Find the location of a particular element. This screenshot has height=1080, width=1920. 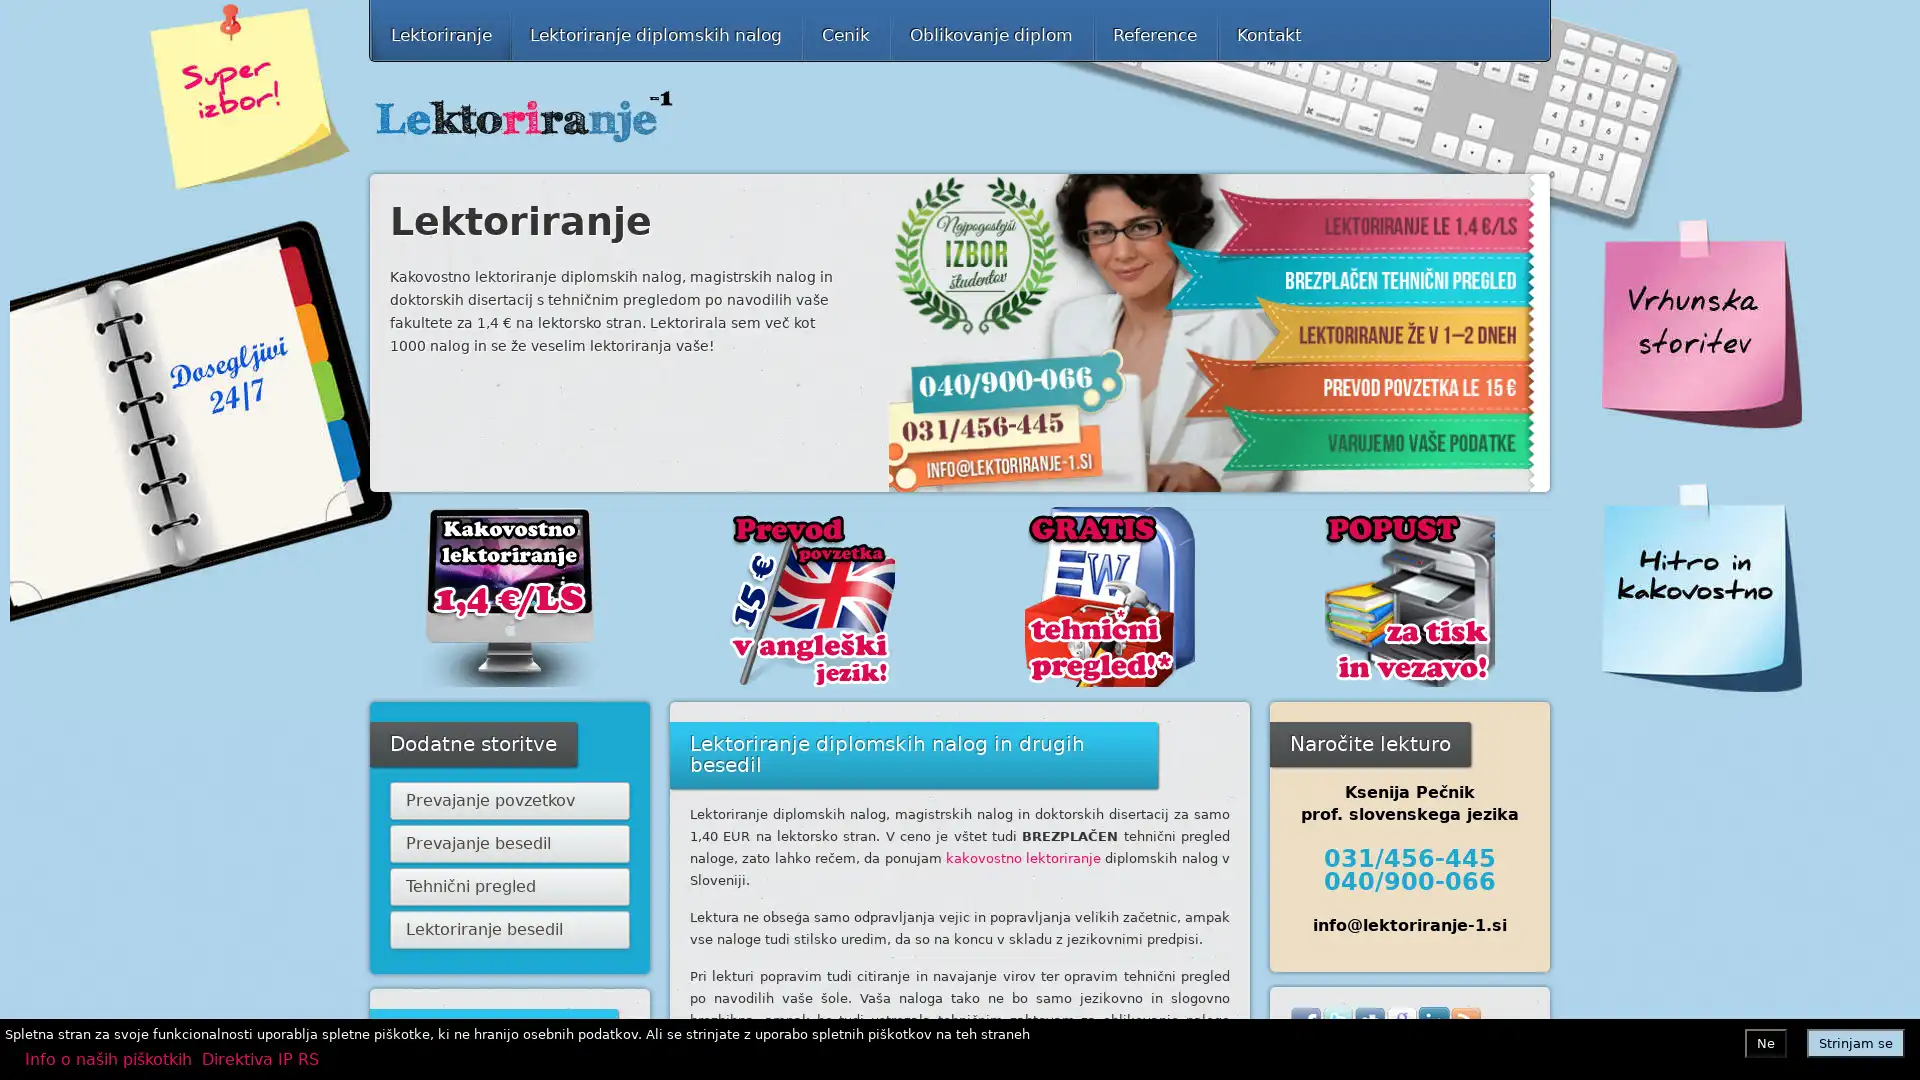

Strinjam se is located at coordinates (1855, 1041).